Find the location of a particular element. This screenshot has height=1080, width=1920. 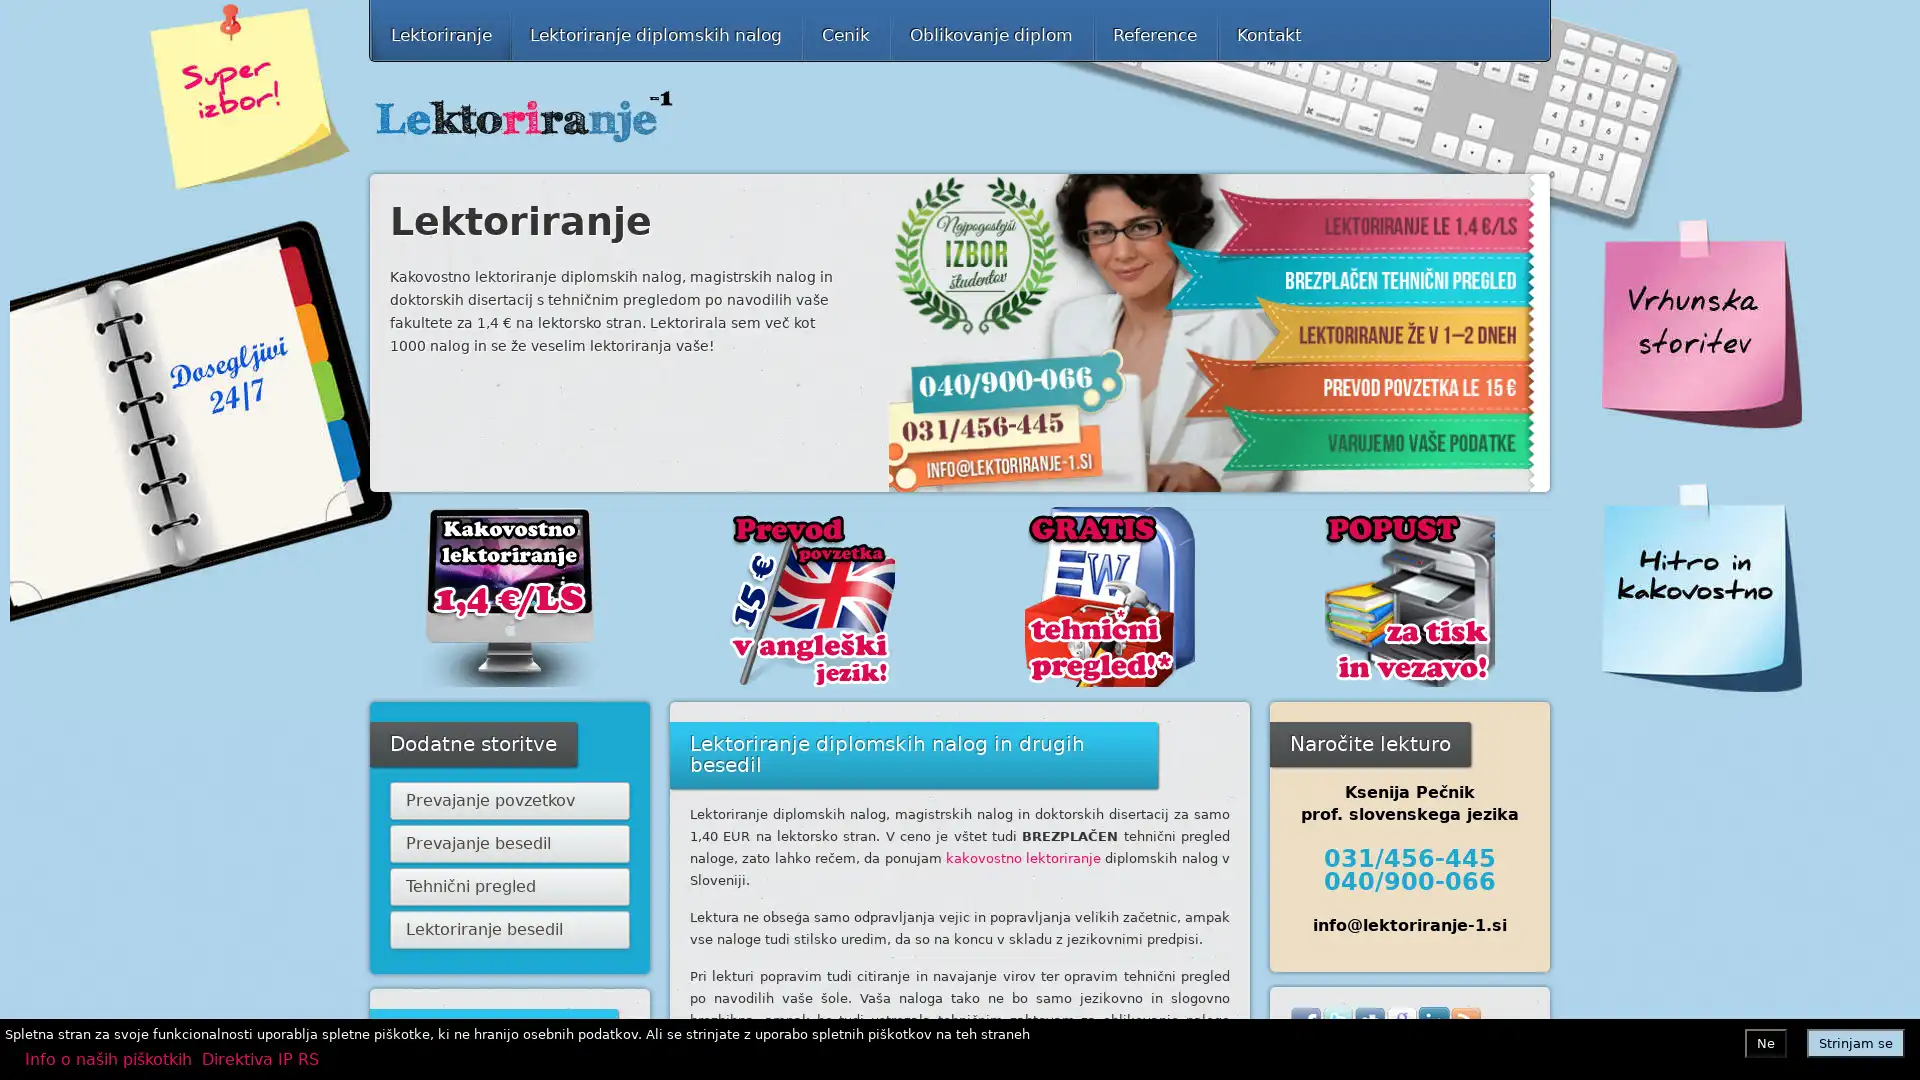

Strinjam se is located at coordinates (1855, 1041).